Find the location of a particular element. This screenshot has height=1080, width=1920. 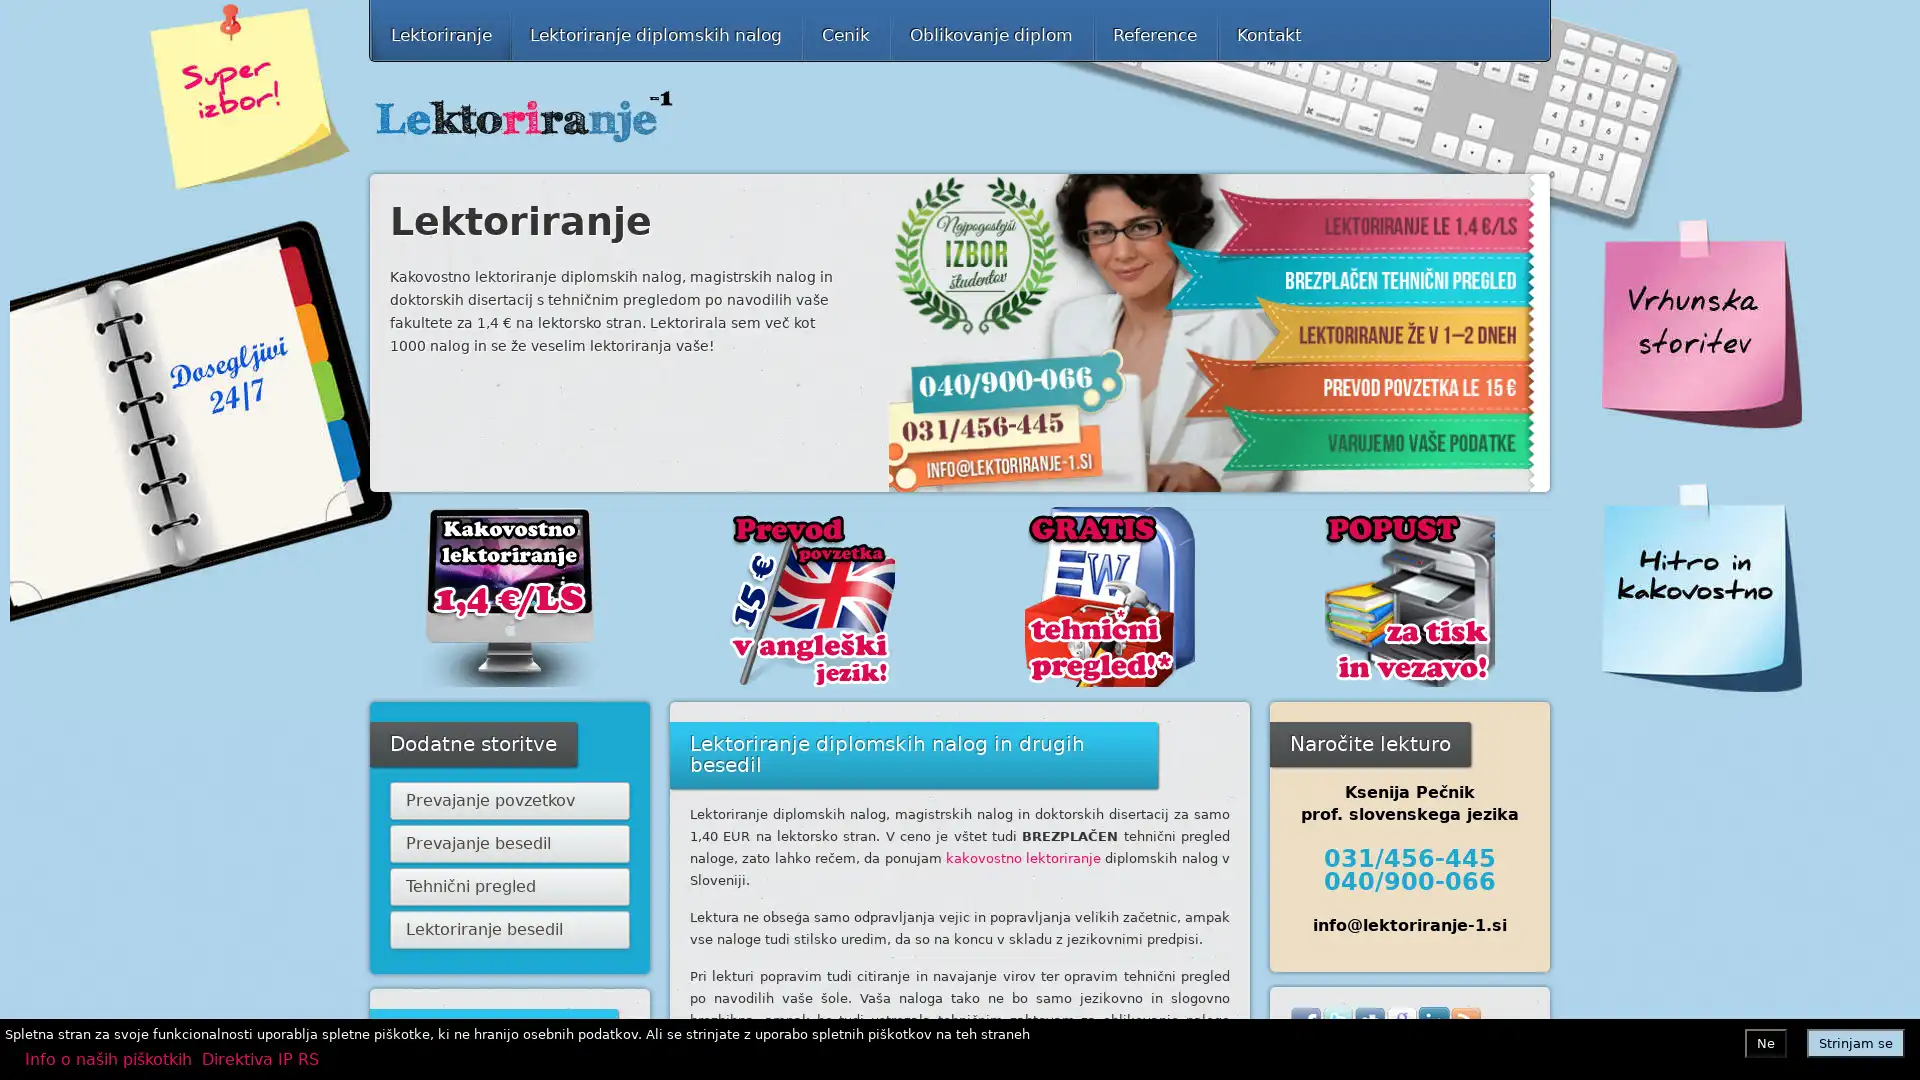

Strinjam se is located at coordinates (1855, 1041).